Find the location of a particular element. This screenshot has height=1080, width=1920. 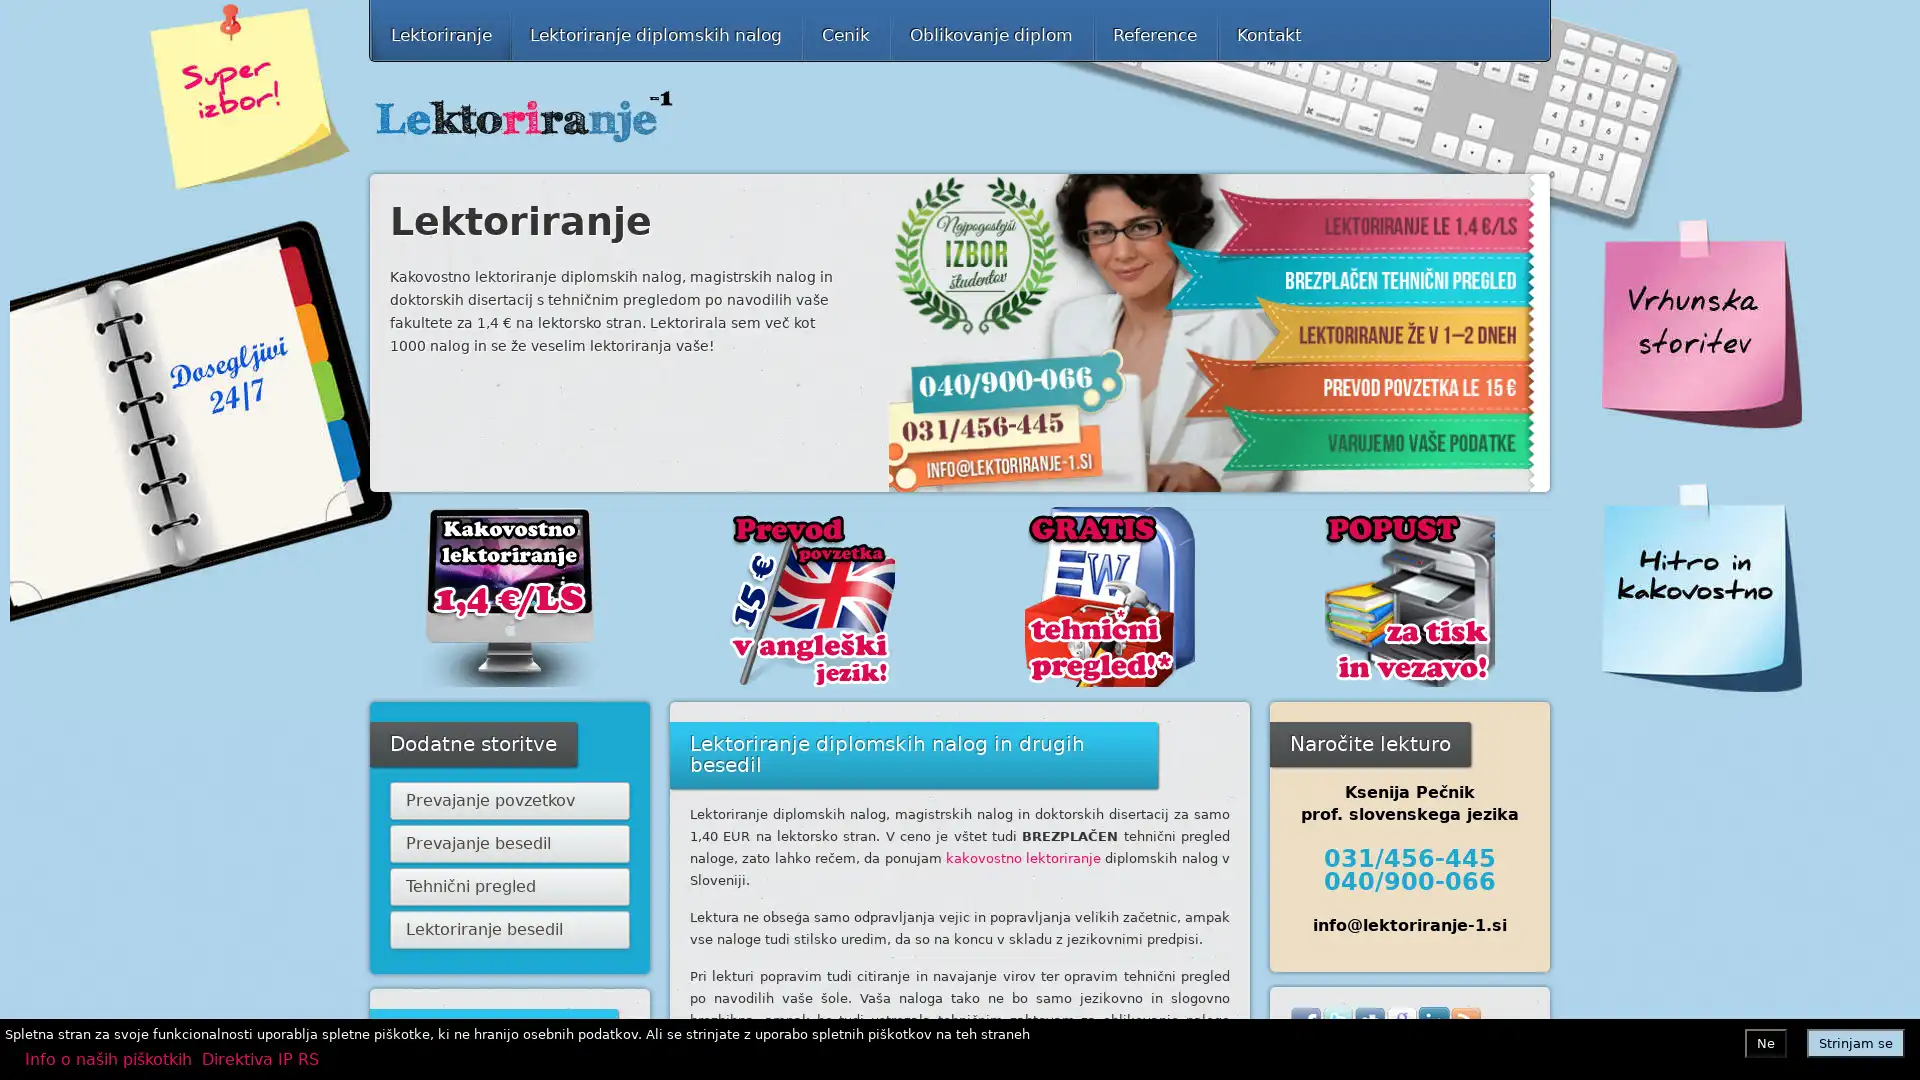

Strinjam se is located at coordinates (1855, 1041).